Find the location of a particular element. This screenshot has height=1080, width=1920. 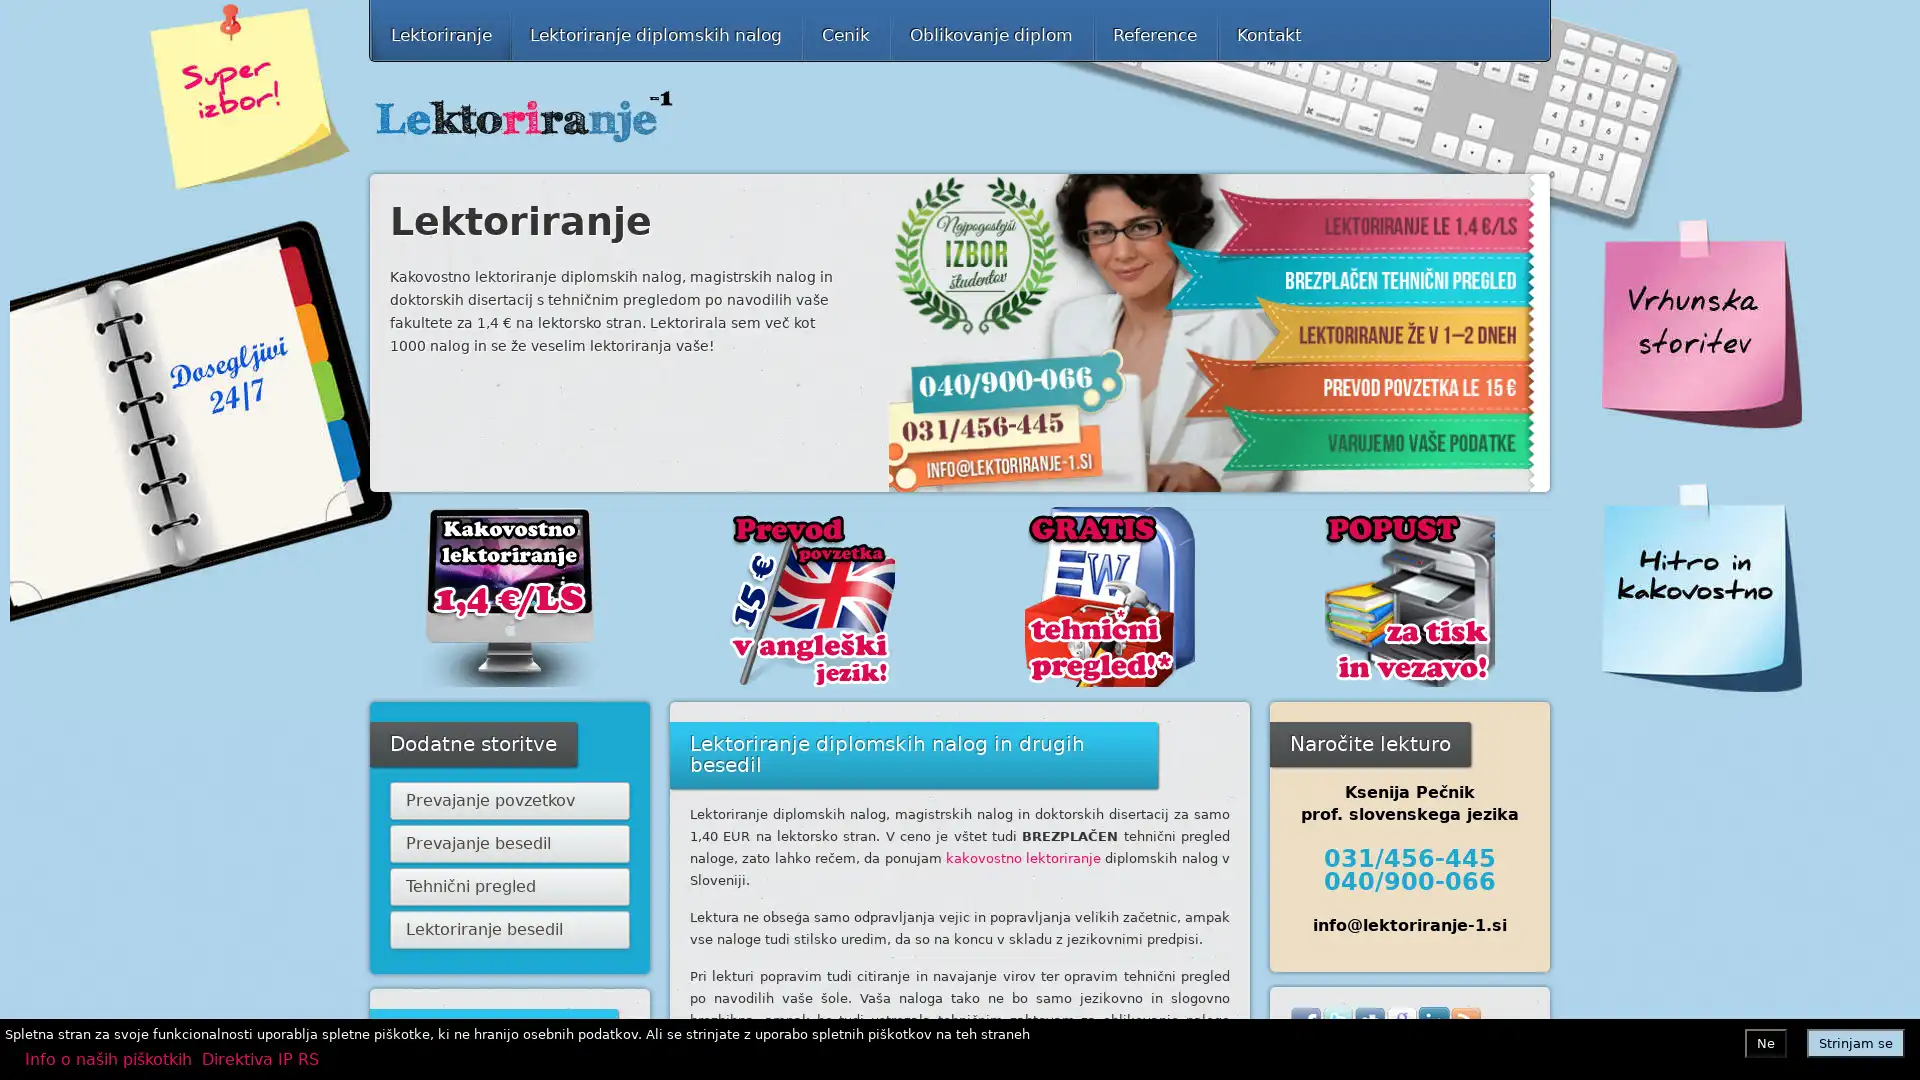

Strinjam se is located at coordinates (1855, 1041).